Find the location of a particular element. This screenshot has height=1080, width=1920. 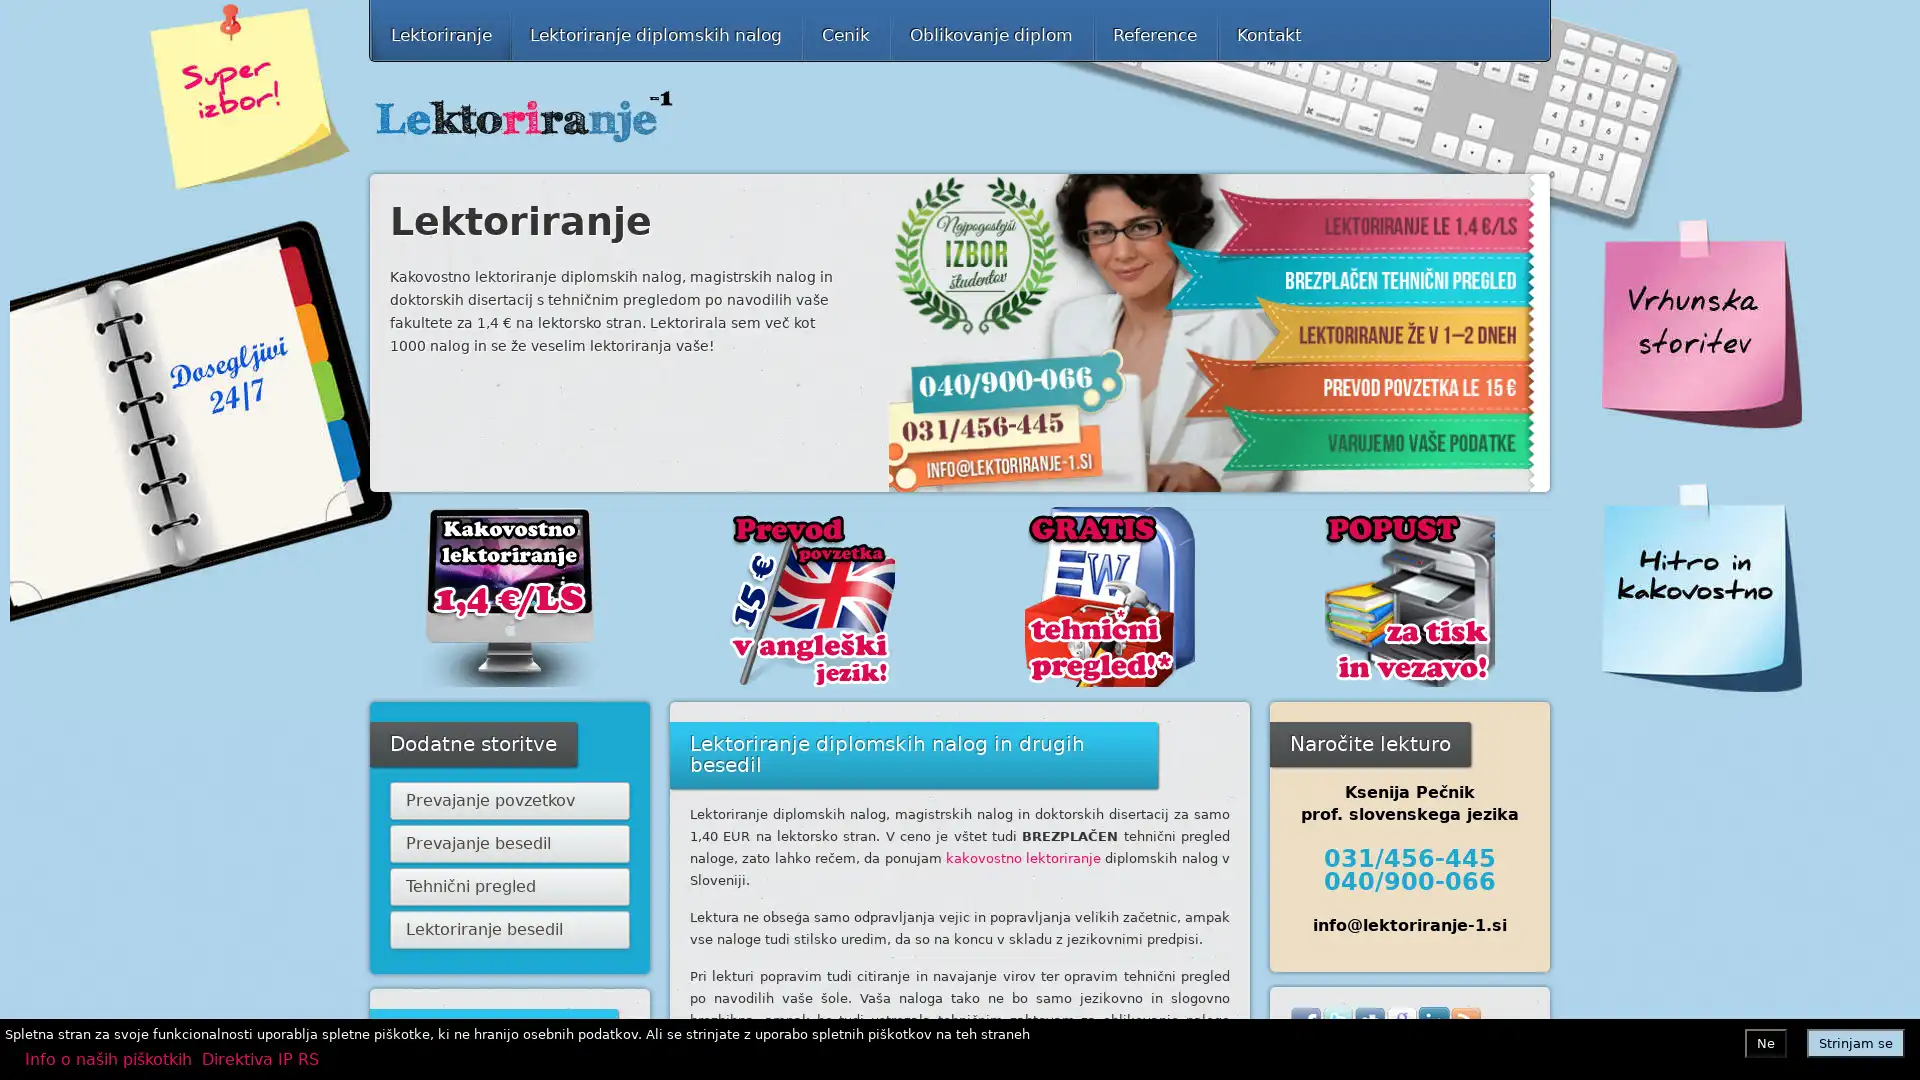

Strinjam se is located at coordinates (1855, 1041).